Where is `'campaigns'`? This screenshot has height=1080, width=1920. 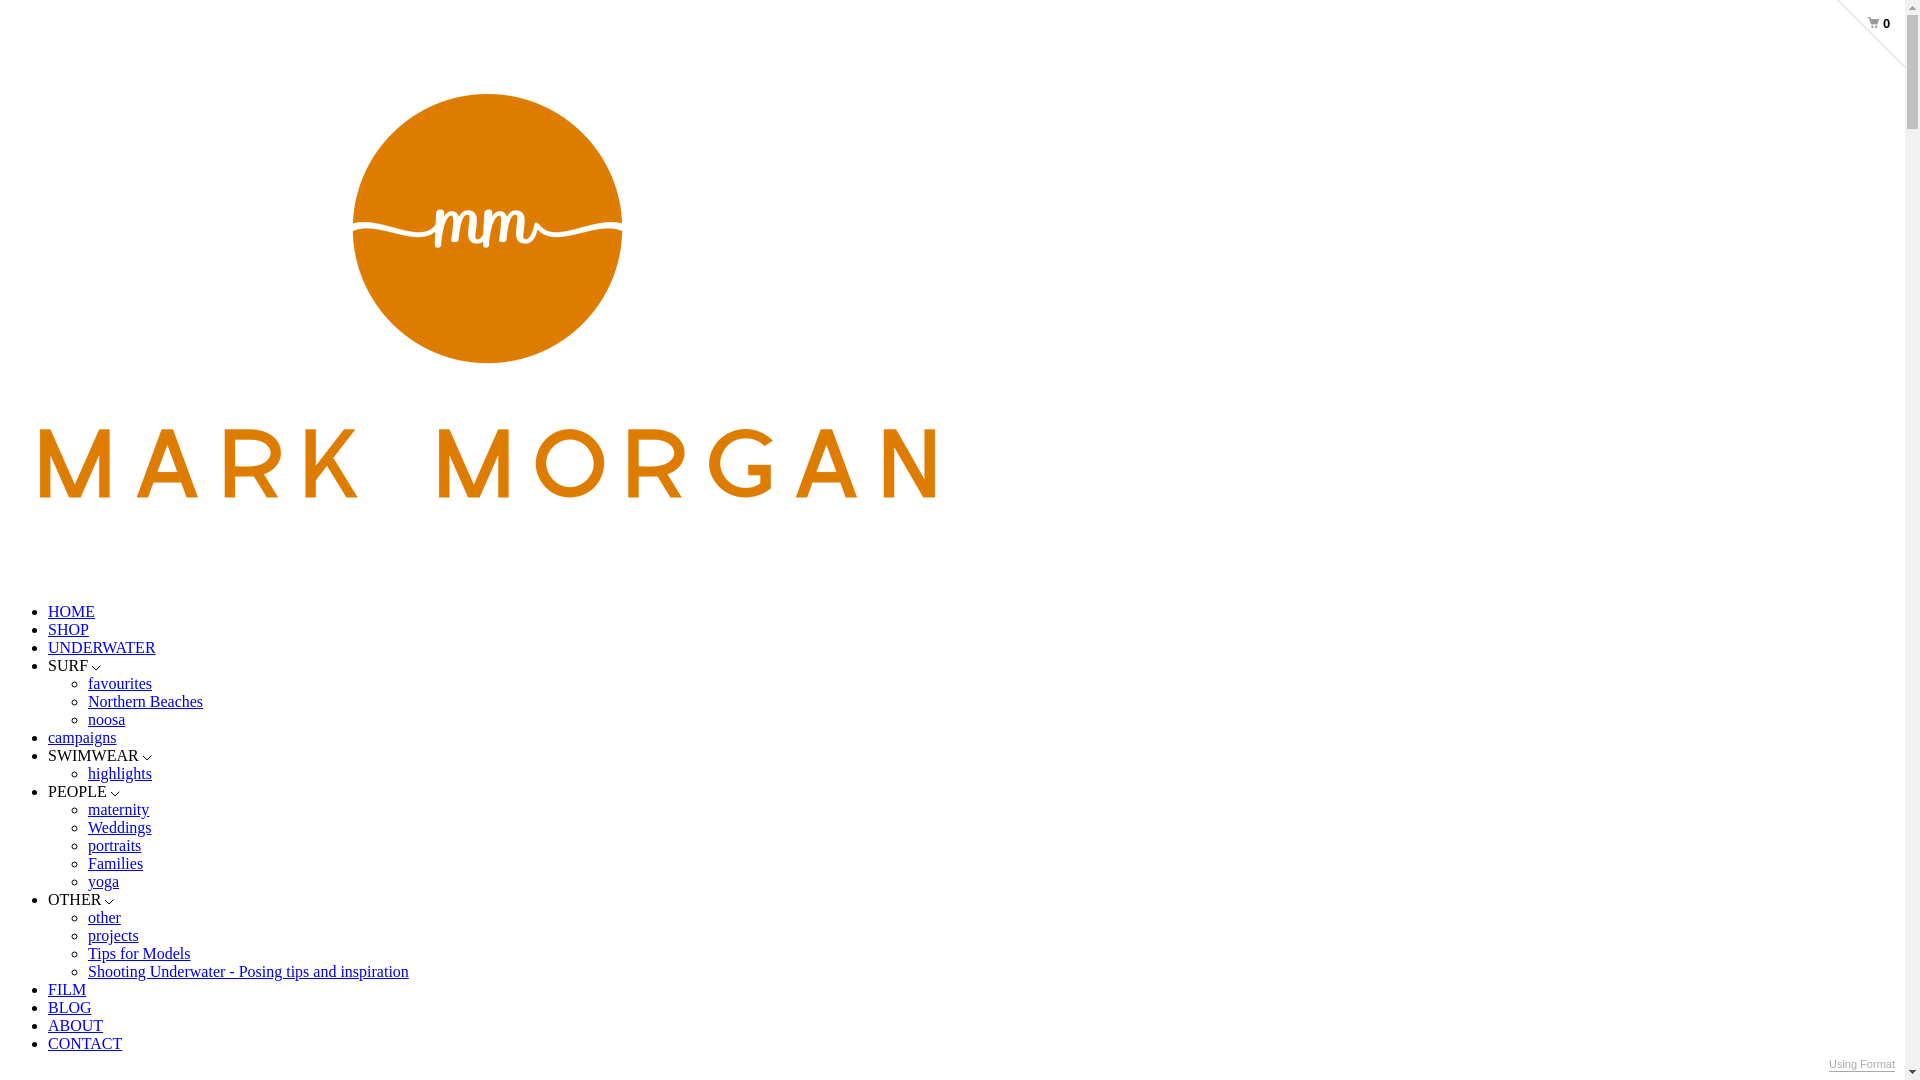 'campaigns' is located at coordinates (80, 737).